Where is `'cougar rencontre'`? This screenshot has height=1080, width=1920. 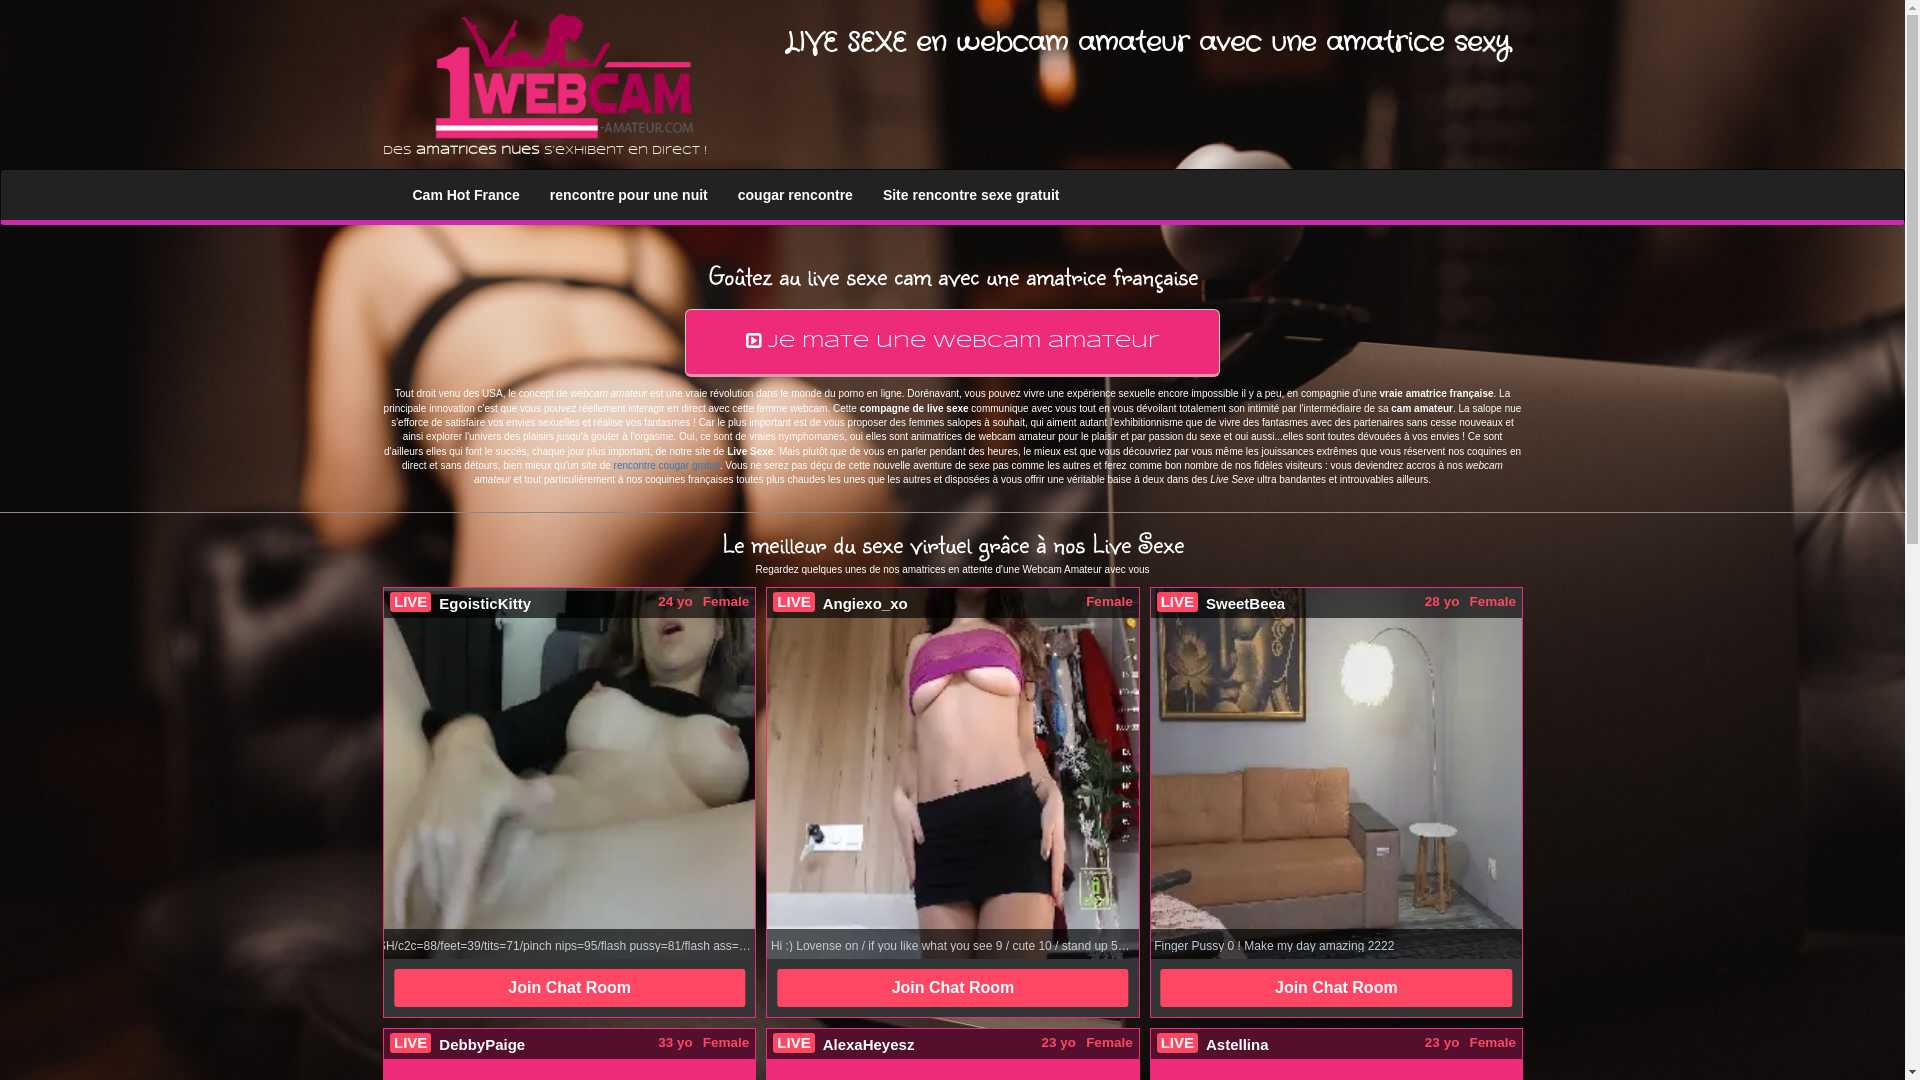 'cougar rencontre' is located at coordinates (722, 195).